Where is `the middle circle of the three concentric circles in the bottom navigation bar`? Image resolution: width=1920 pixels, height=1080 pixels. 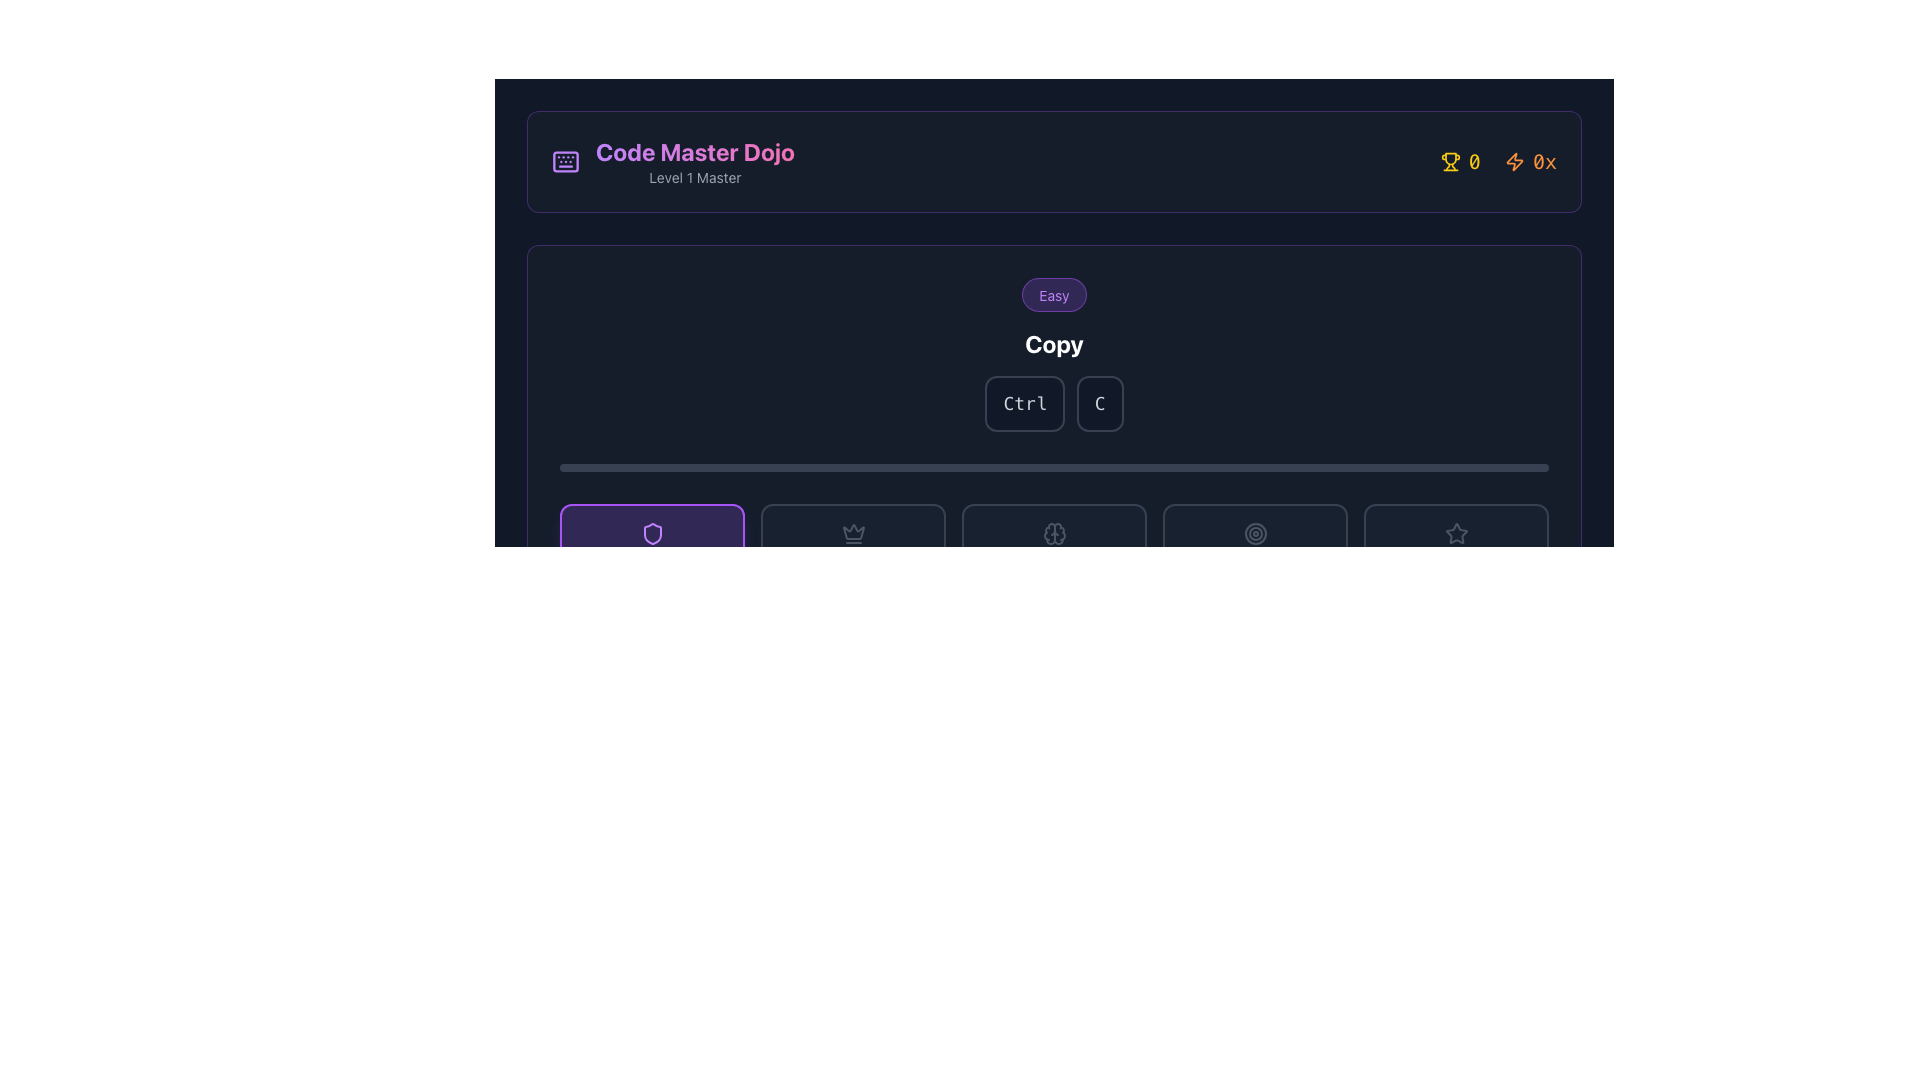 the middle circle of the three concentric circles in the bottom navigation bar is located at coordinates (1254, 532).